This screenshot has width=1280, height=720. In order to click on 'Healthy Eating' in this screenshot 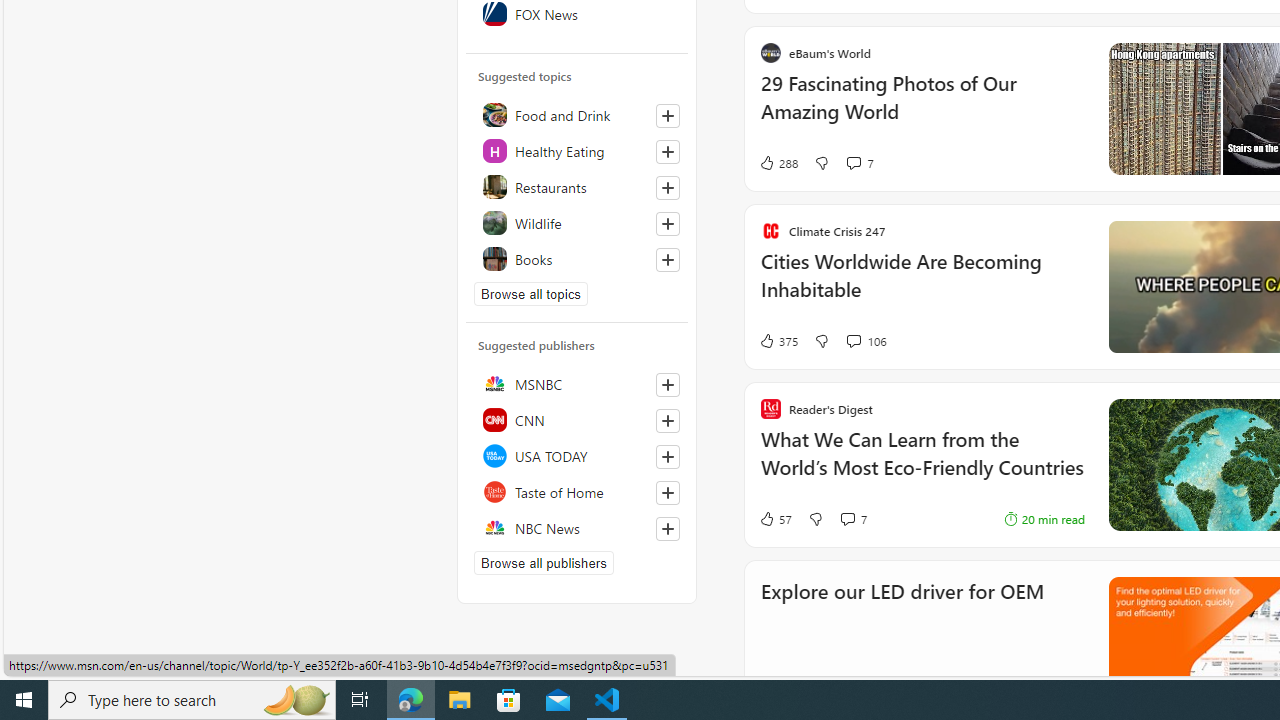, I will do `click(576, 149)`.